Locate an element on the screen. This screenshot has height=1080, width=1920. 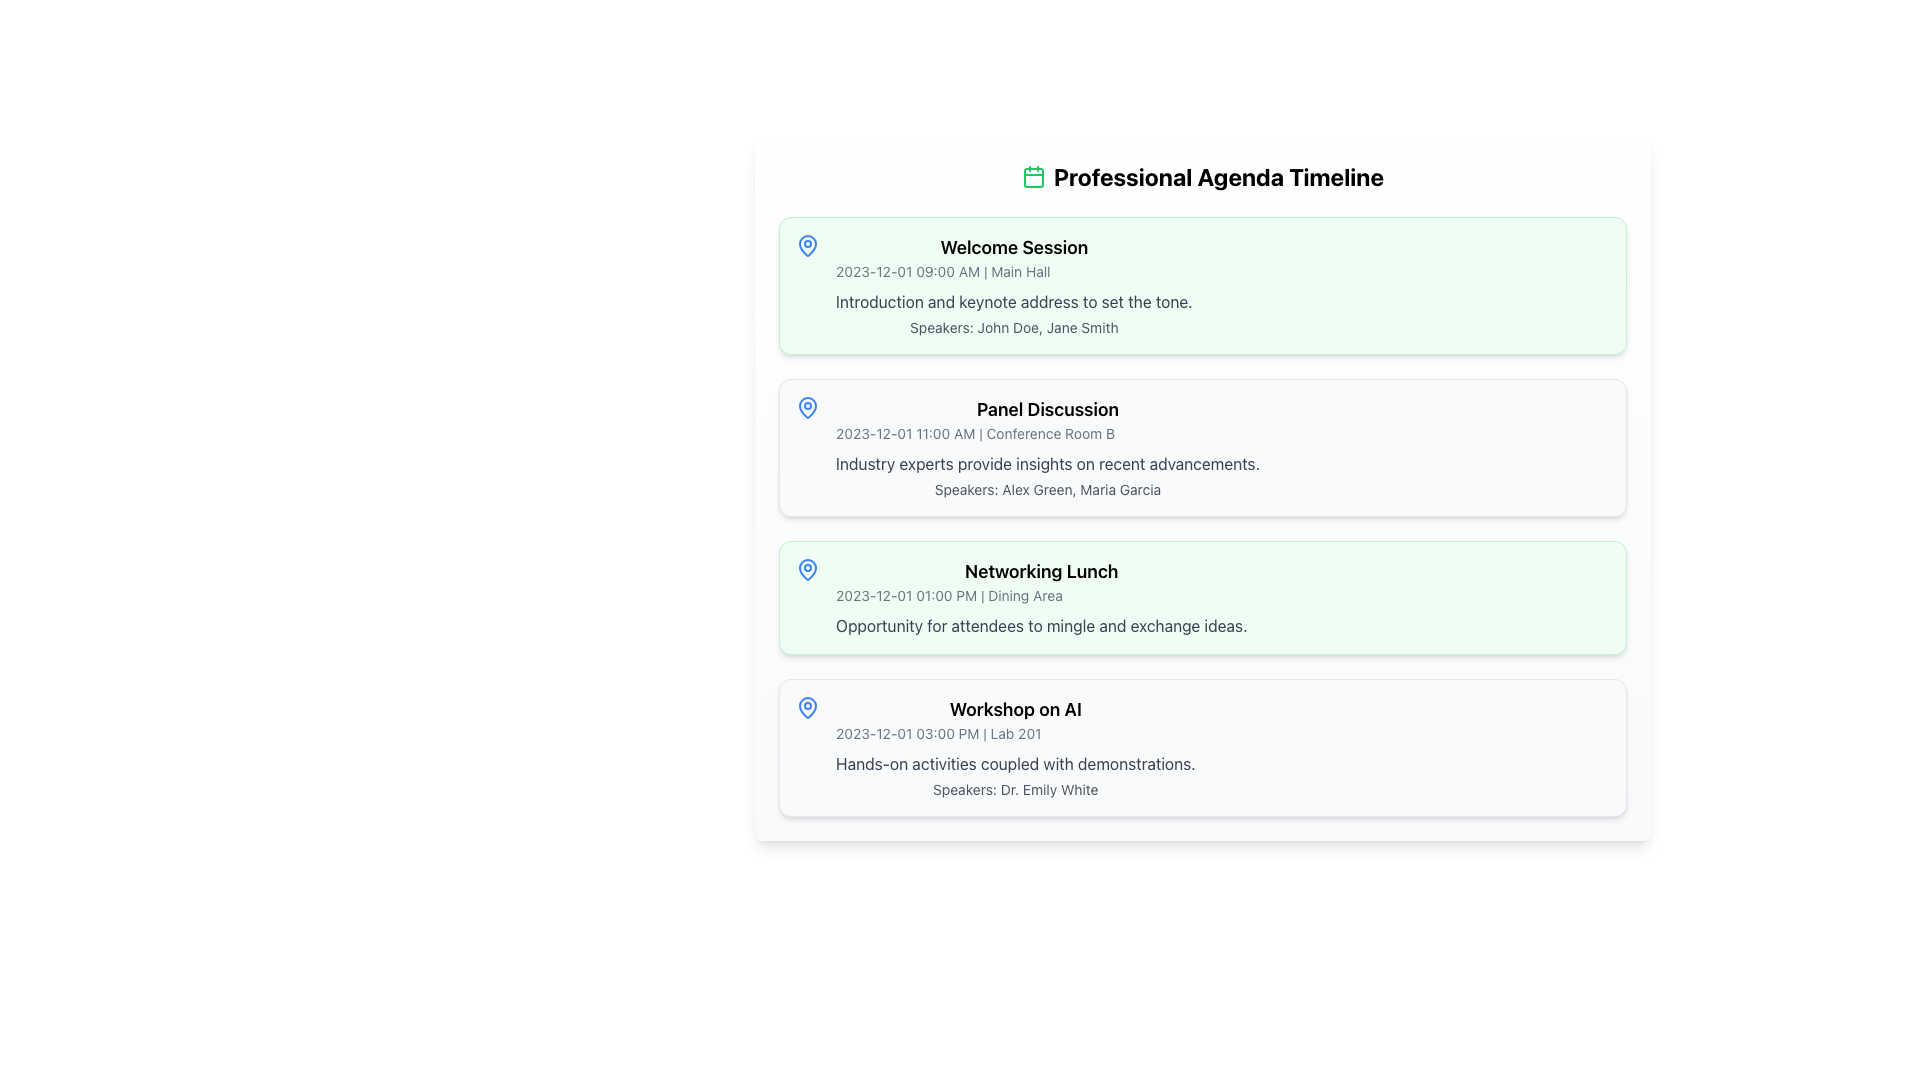
Text Label element displaying '2023-12-01 09:00 AM | Main Hall' which is located beneath the title 'Welcome Session' in the light green section of the 'Professional Agenda Timeline' is located at coordinates (1014, 272).